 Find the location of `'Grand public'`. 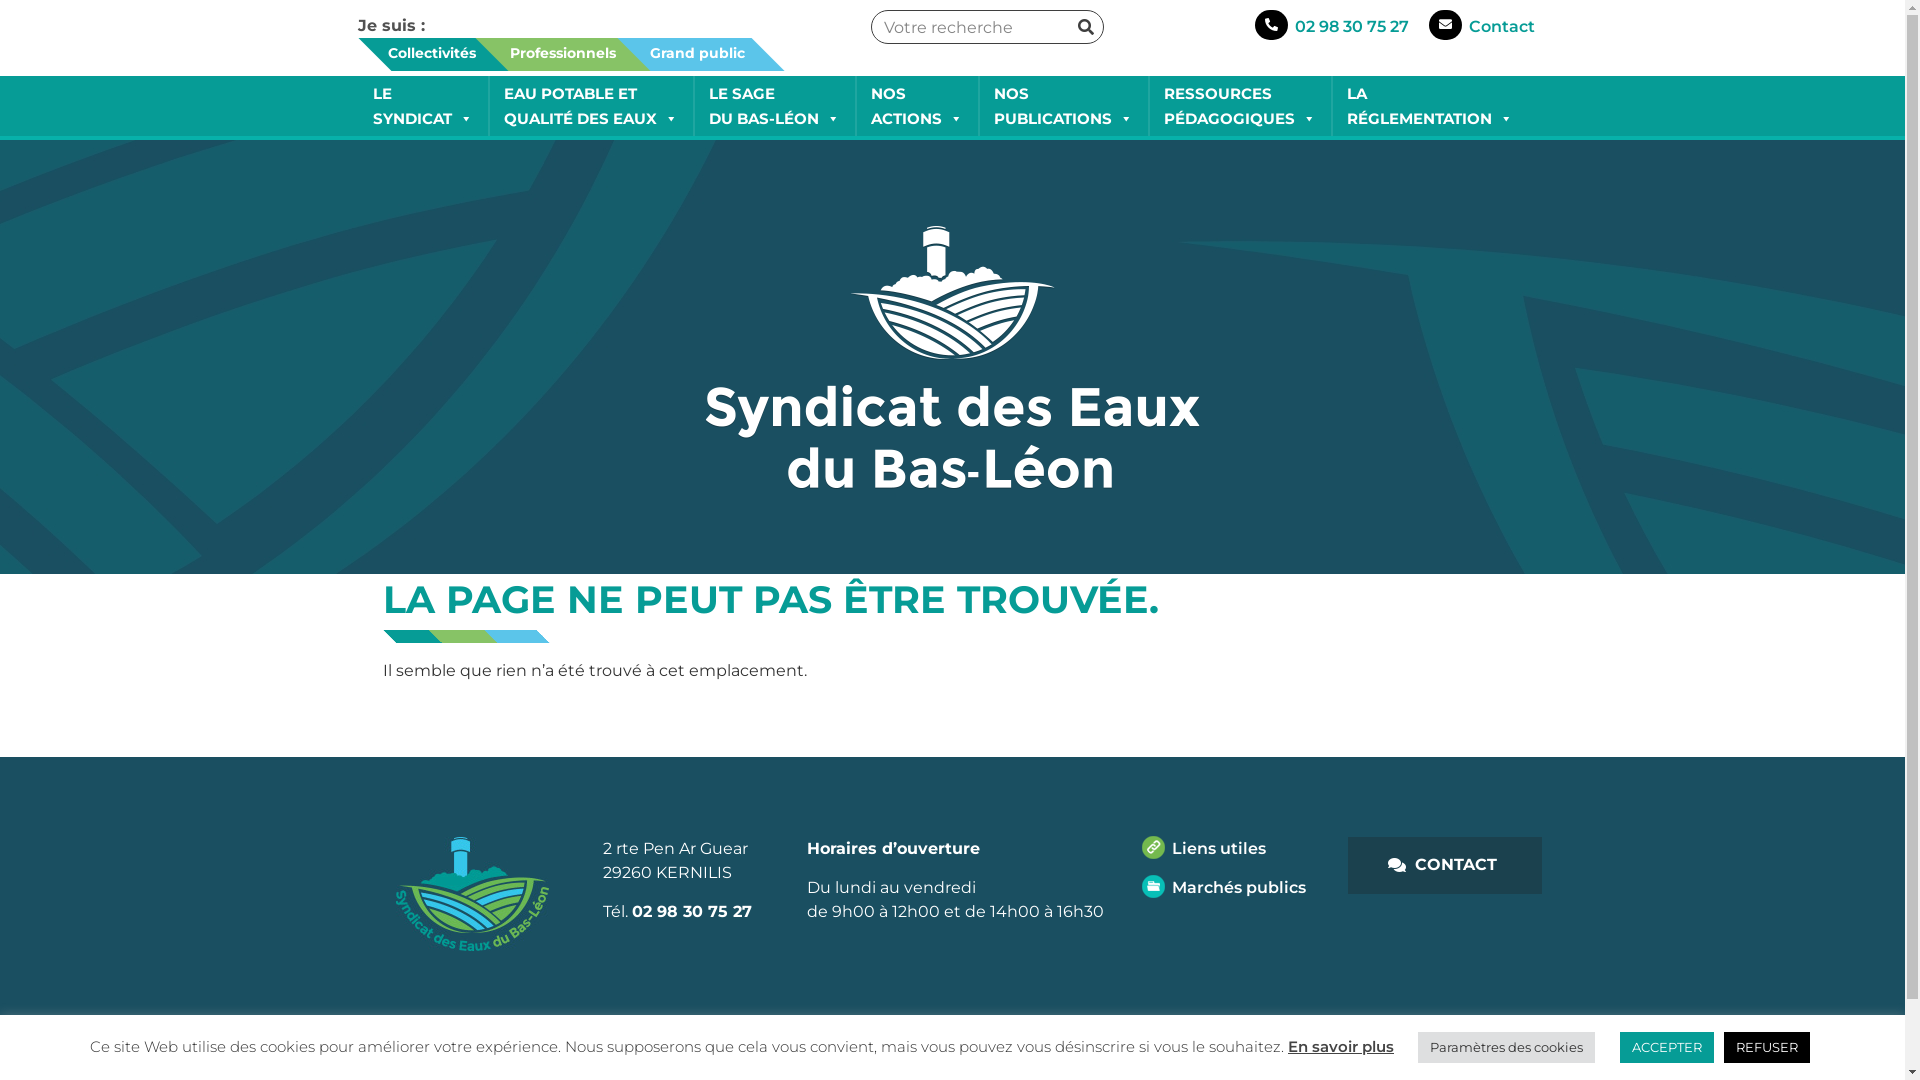

'Grand public' is located at coordinates (682, 49).